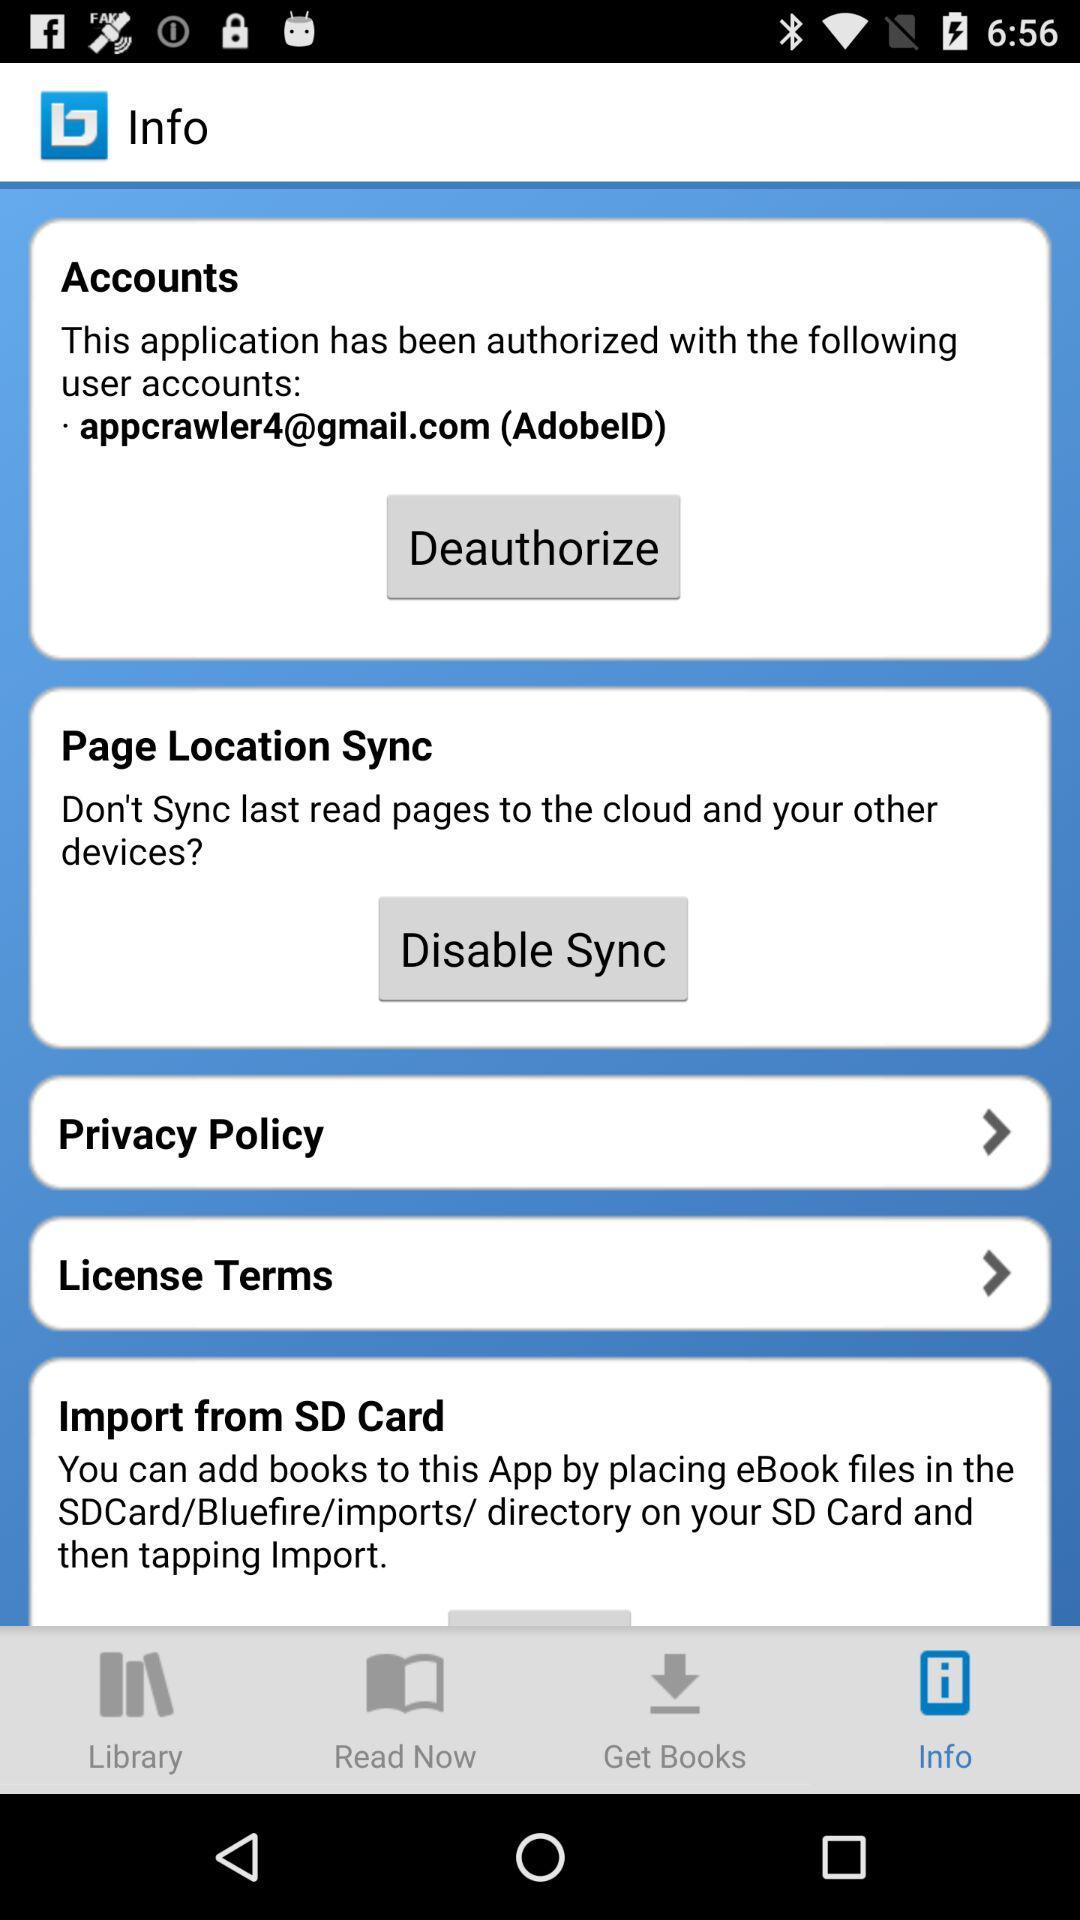  I want to click on the icon below the you can add item, so click(945, 1708).